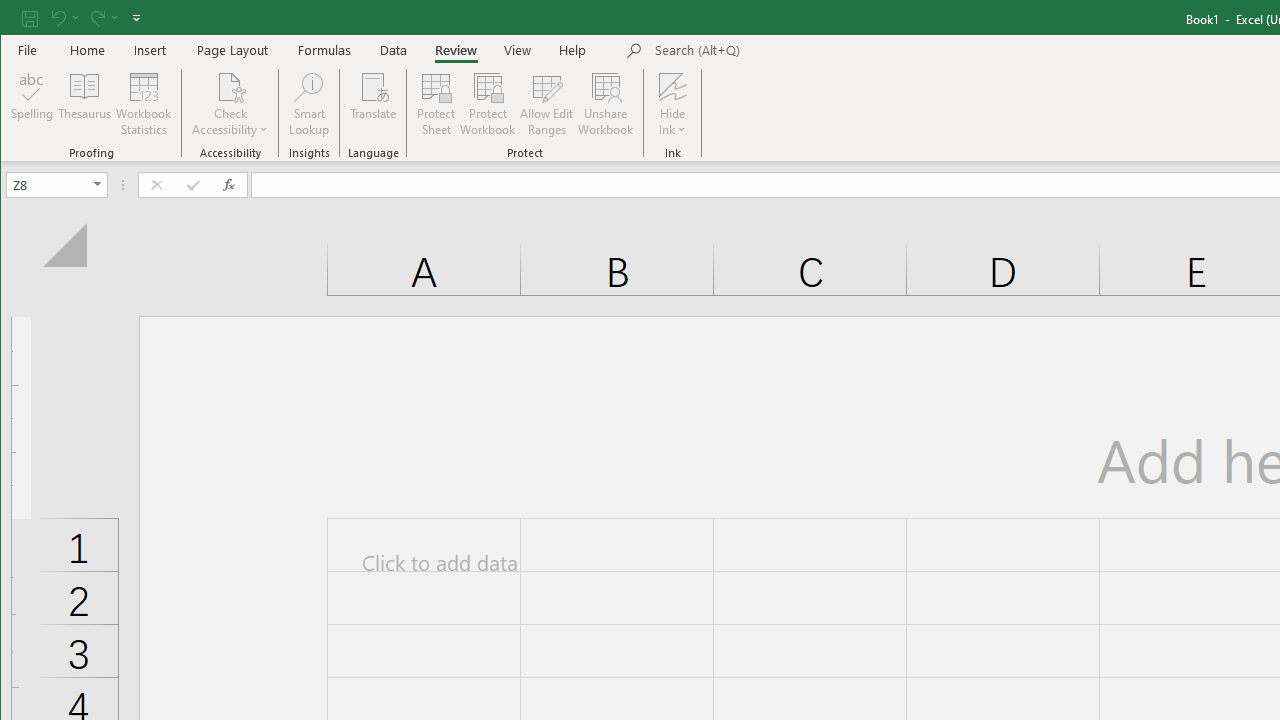  I want to click on 'Data', so click(394, 49).